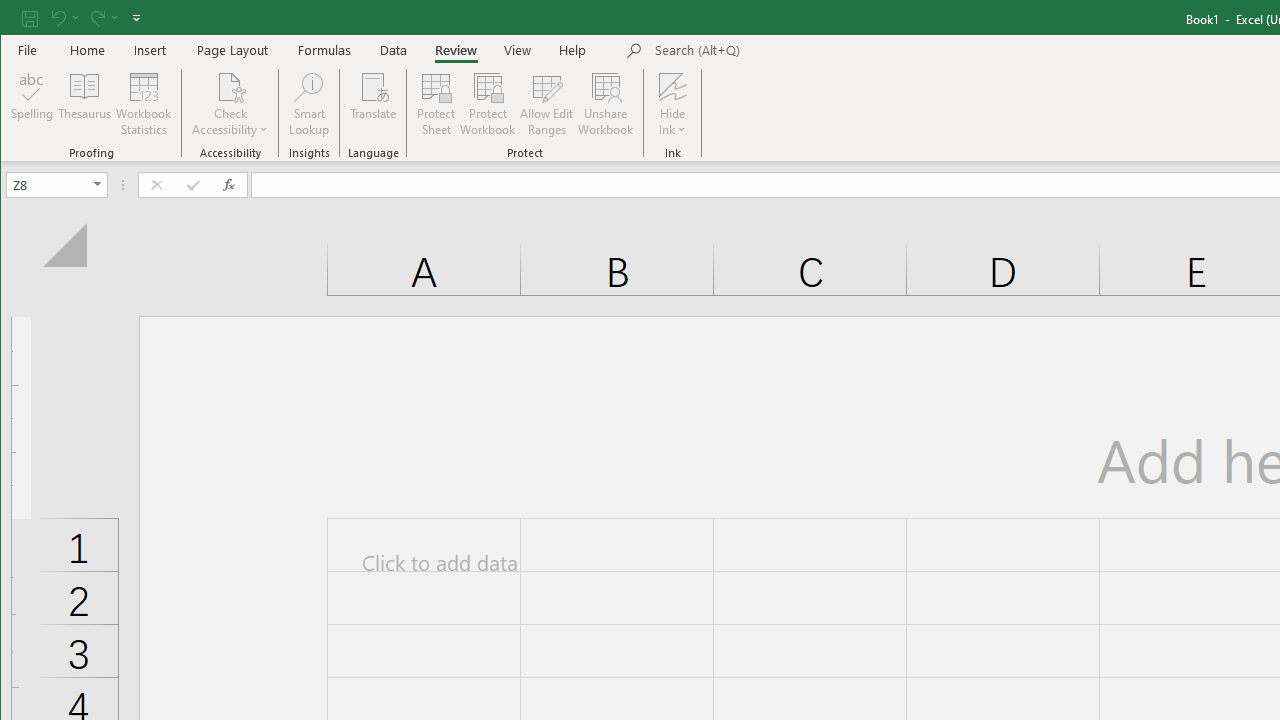  I want to click on 'Data', so click(394, 49).